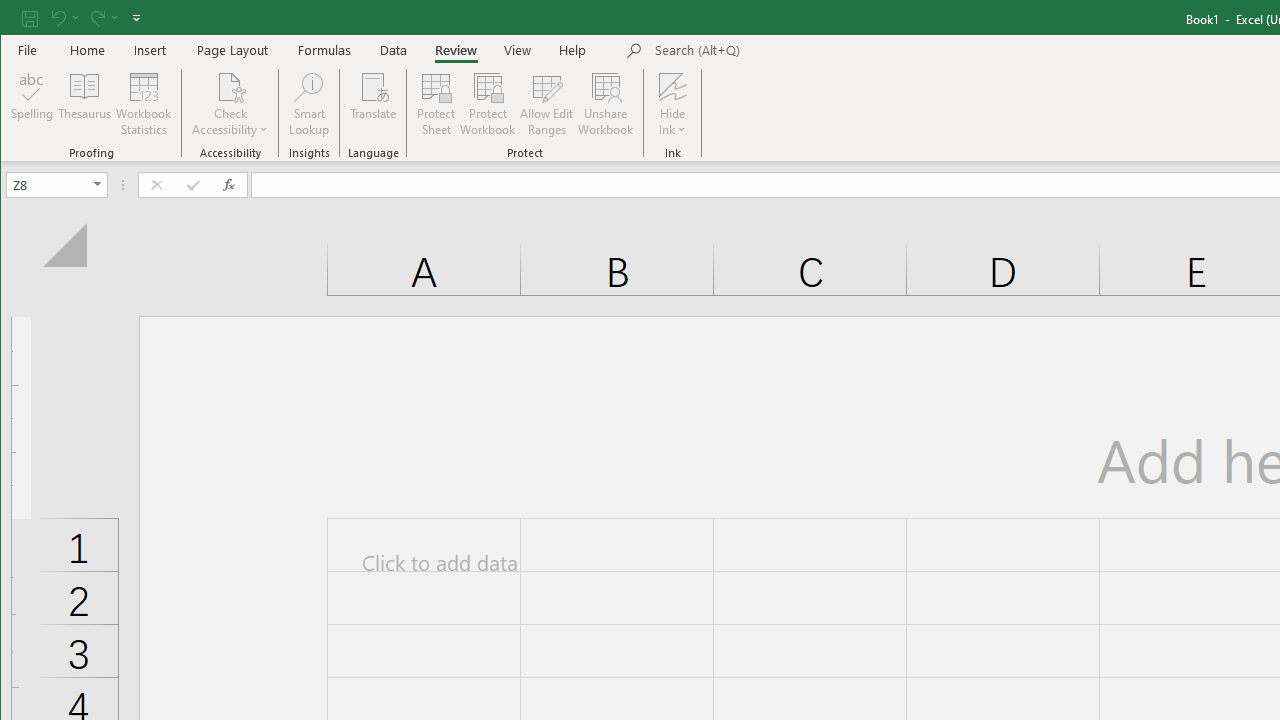  I want to click on 'Data', so click(394, 49).